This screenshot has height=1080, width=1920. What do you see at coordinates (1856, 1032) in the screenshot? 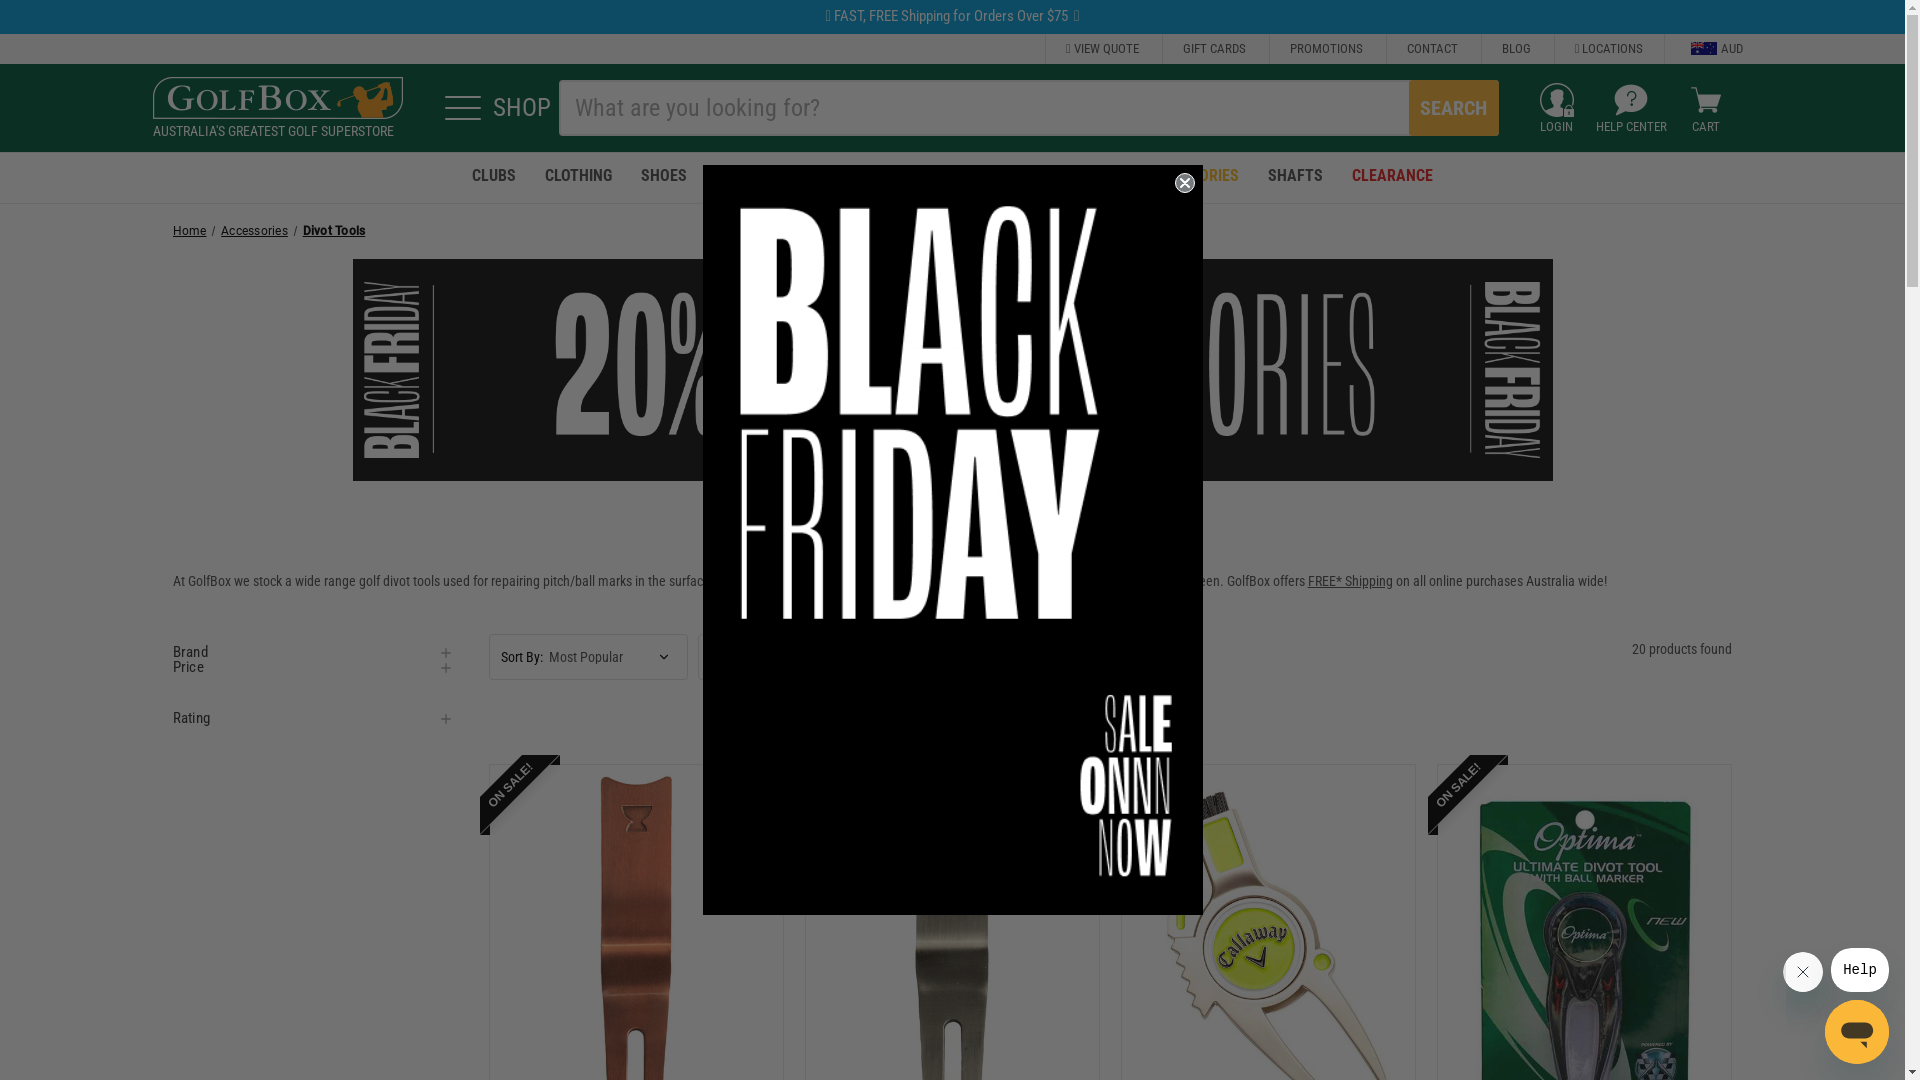
I see `'Button to launch messaging window'` at bounding box center [1856, 1032].